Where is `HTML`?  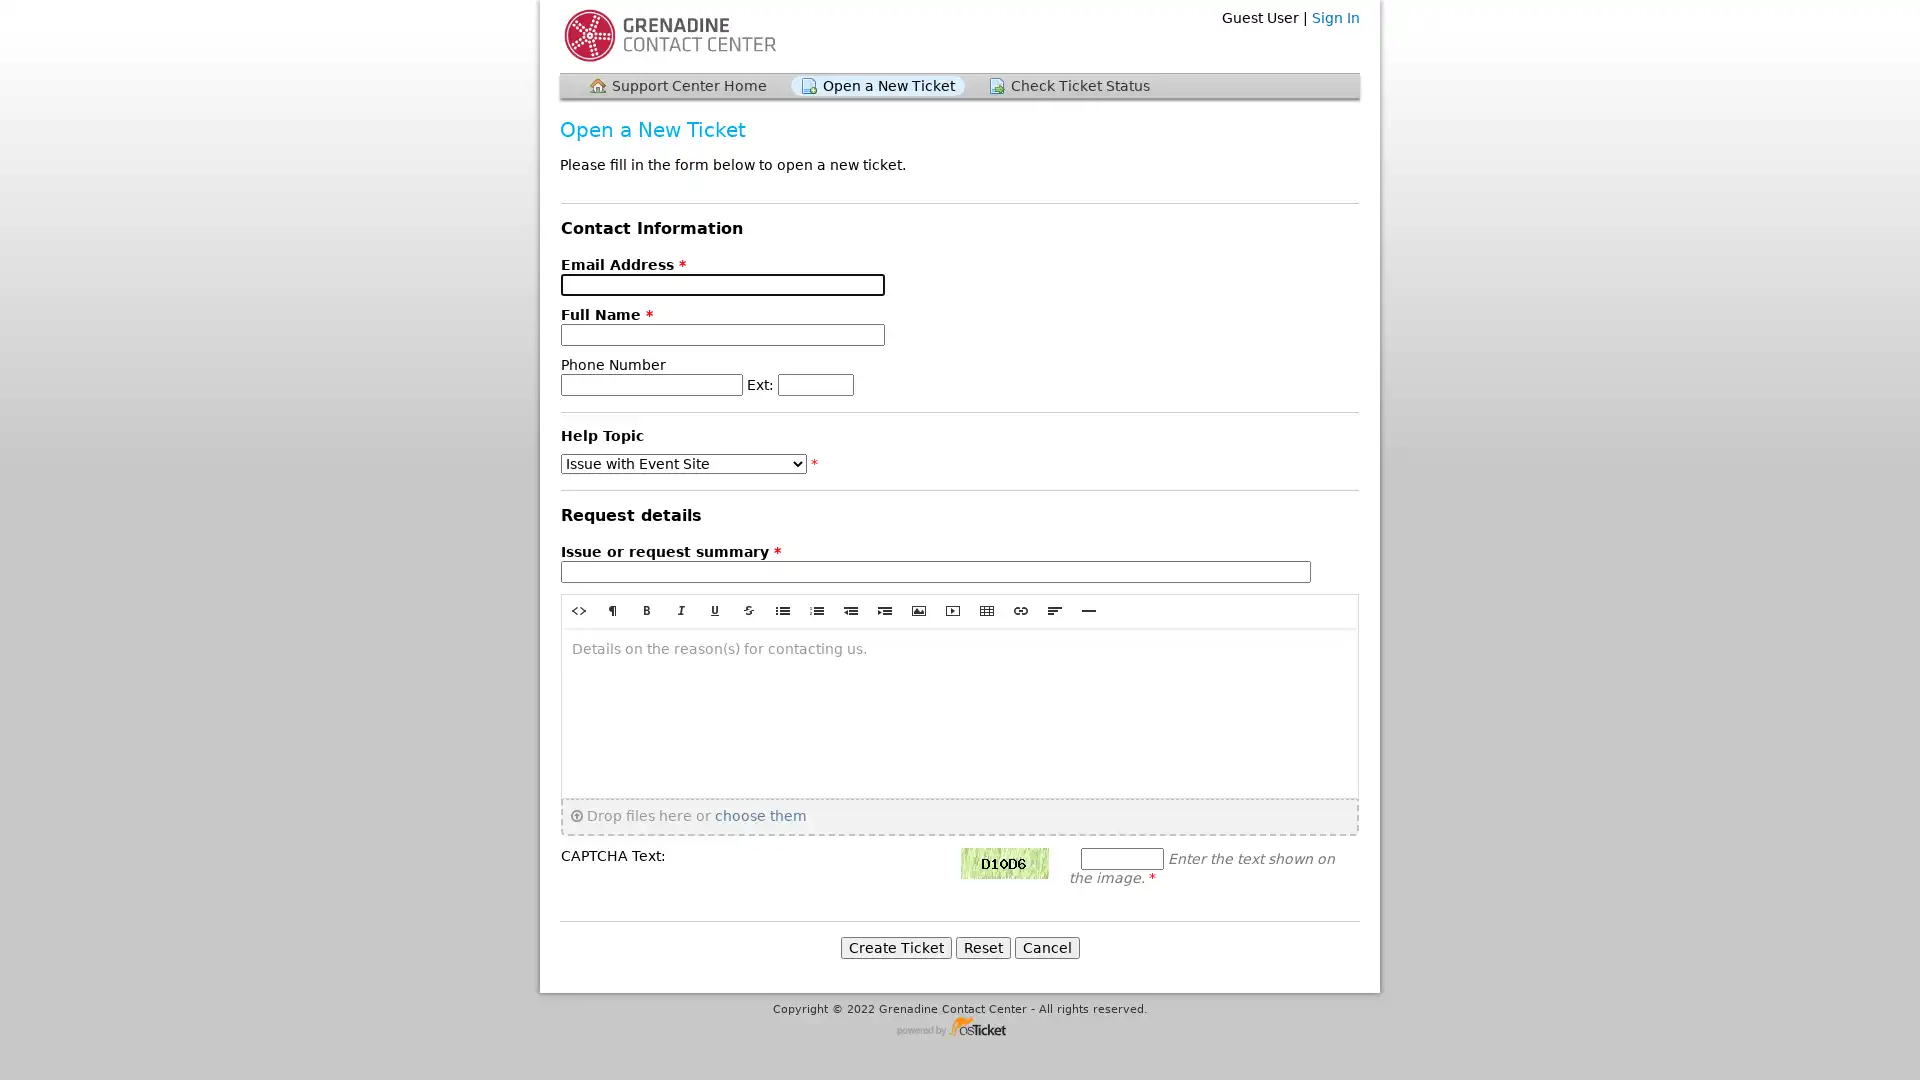 HTML is located at coordinates (578, 609).